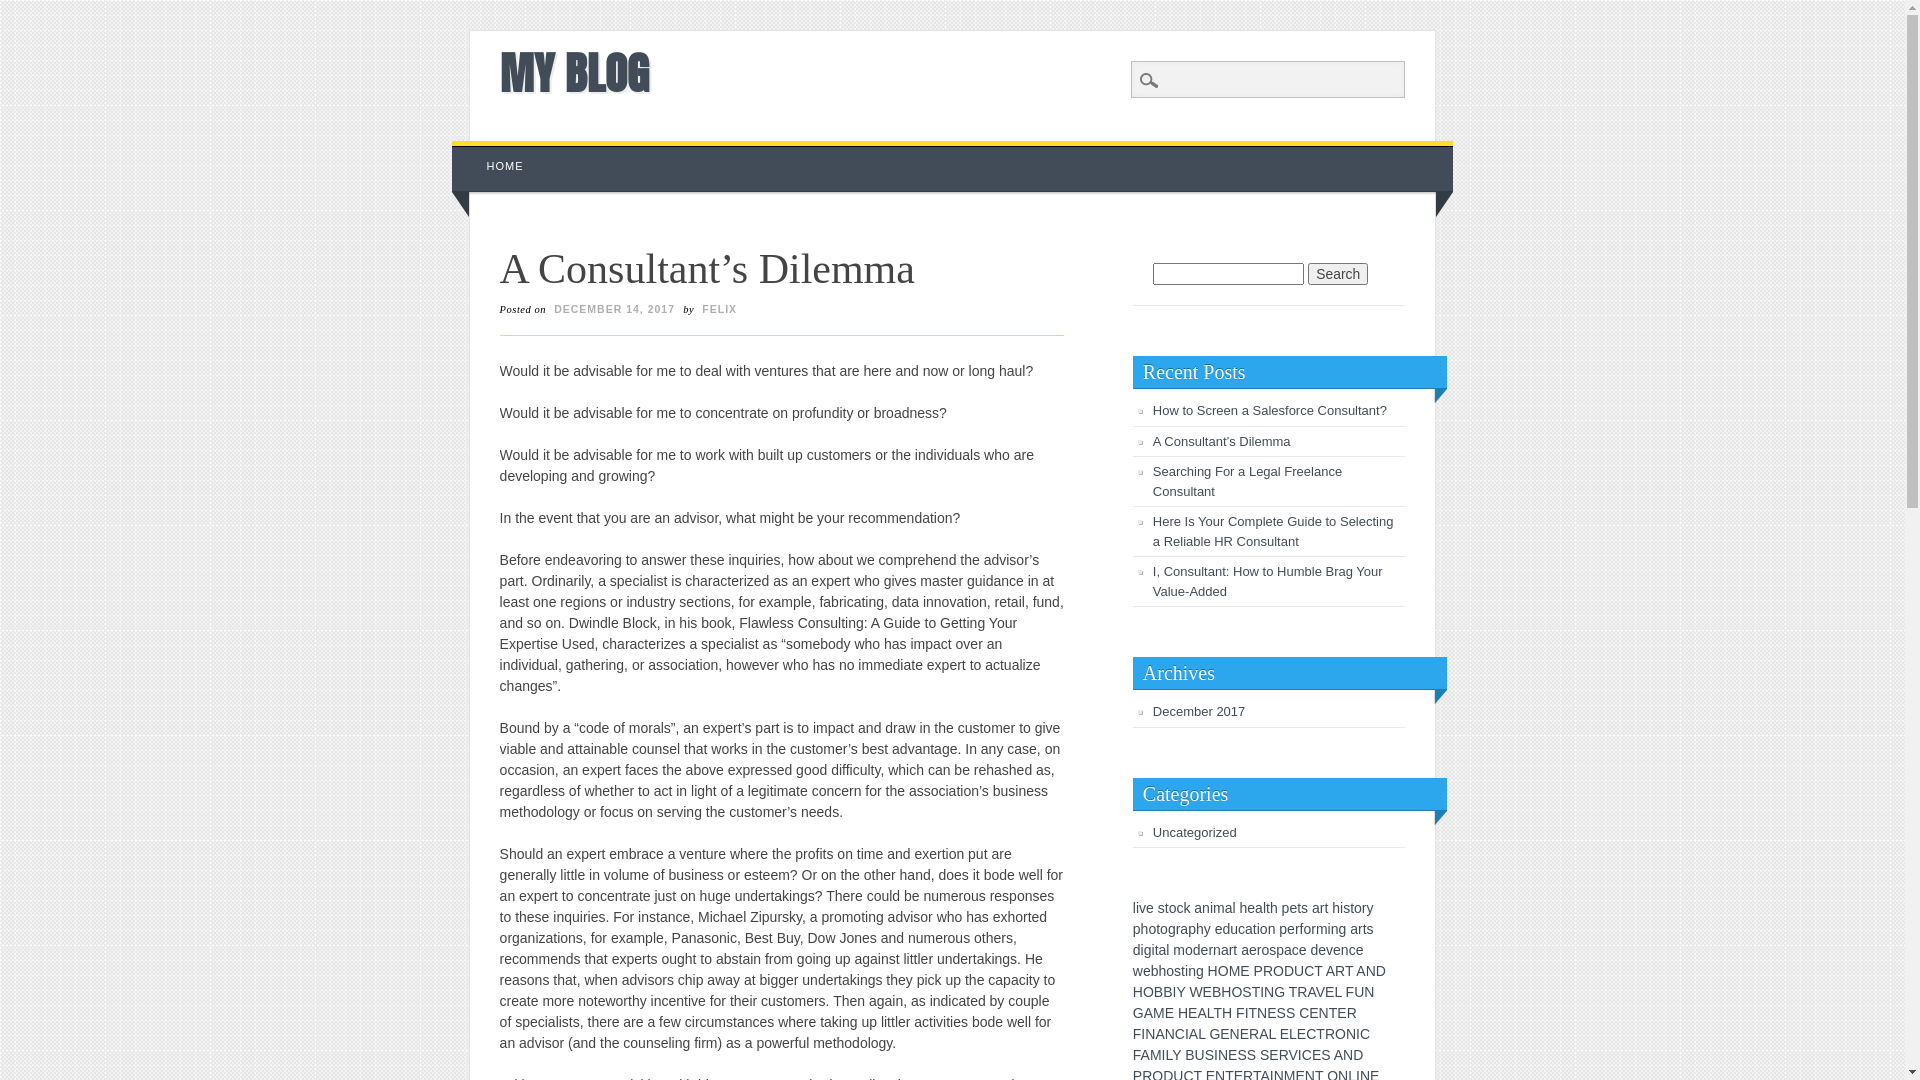 Image resolution: width=1920 pixels, height=1080 pixels. What do you see at coordinates (1179, 948) in the screenshot?
I see `'m'` at bounding box center [1179, 948].